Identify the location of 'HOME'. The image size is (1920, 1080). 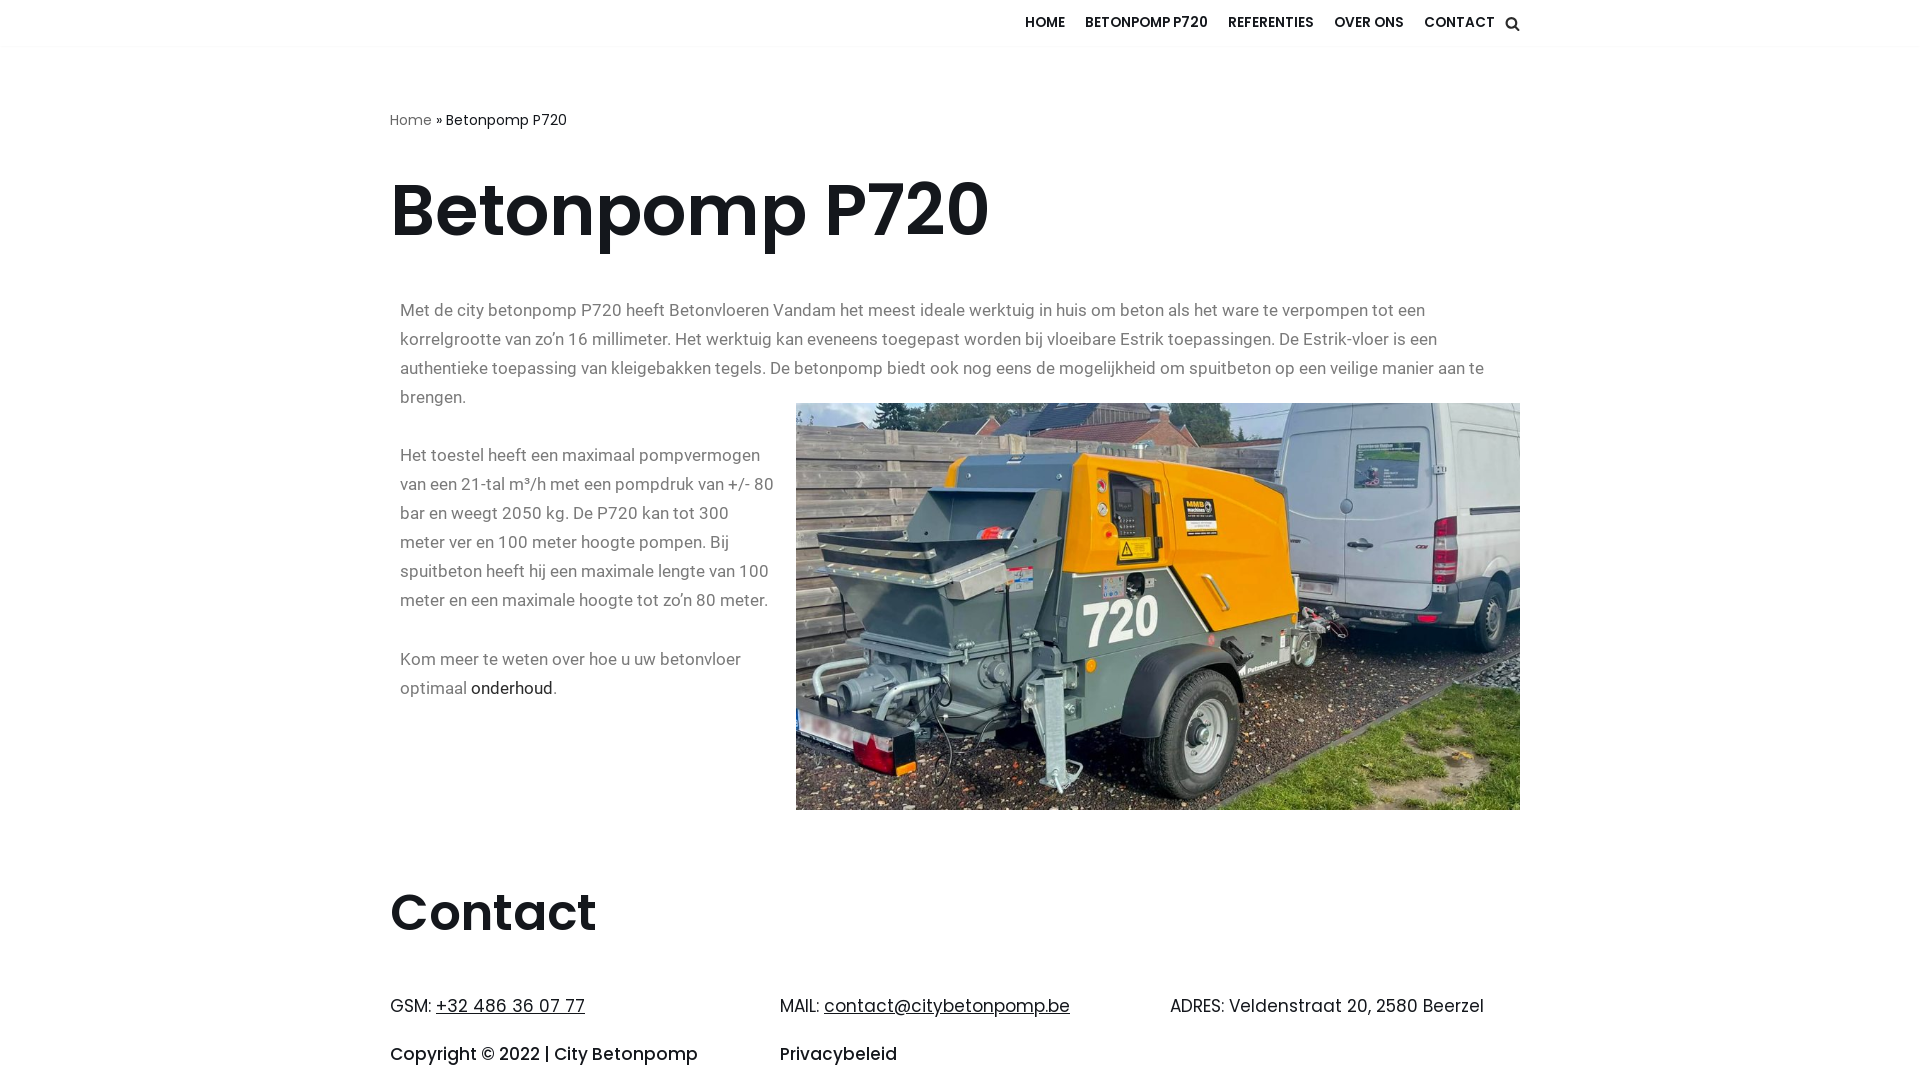
(1044, 23).